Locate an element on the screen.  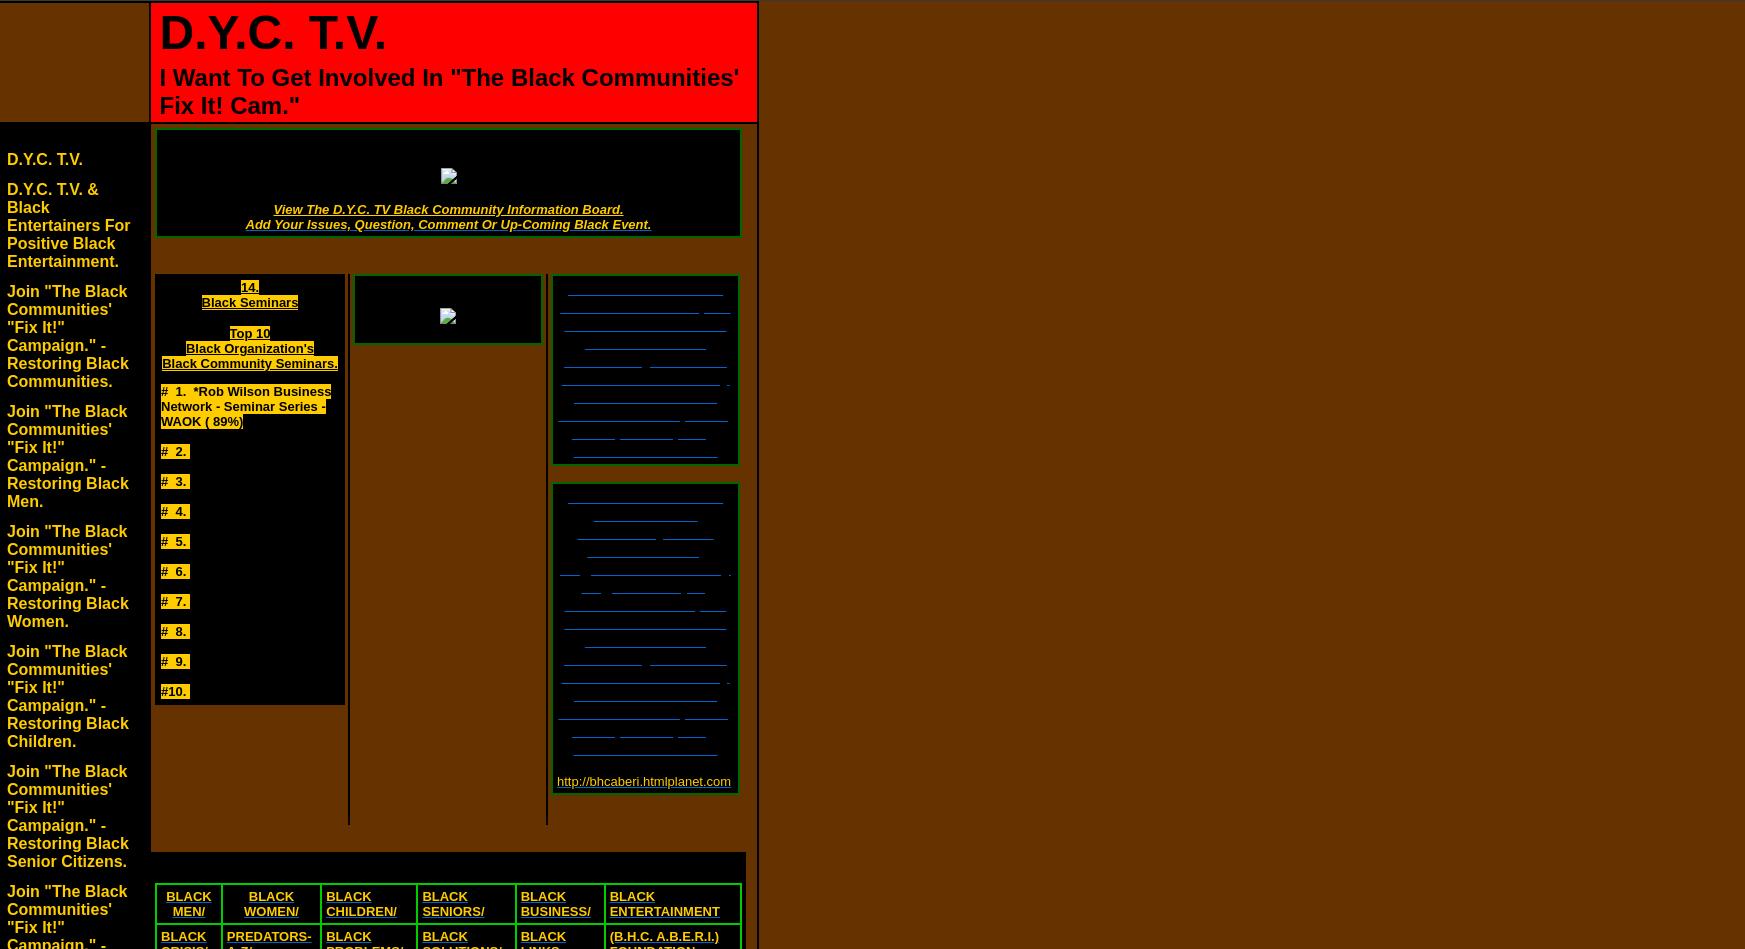
'http://bhcaberi.htmlplanet.com' is located at coordinates (643, 781).